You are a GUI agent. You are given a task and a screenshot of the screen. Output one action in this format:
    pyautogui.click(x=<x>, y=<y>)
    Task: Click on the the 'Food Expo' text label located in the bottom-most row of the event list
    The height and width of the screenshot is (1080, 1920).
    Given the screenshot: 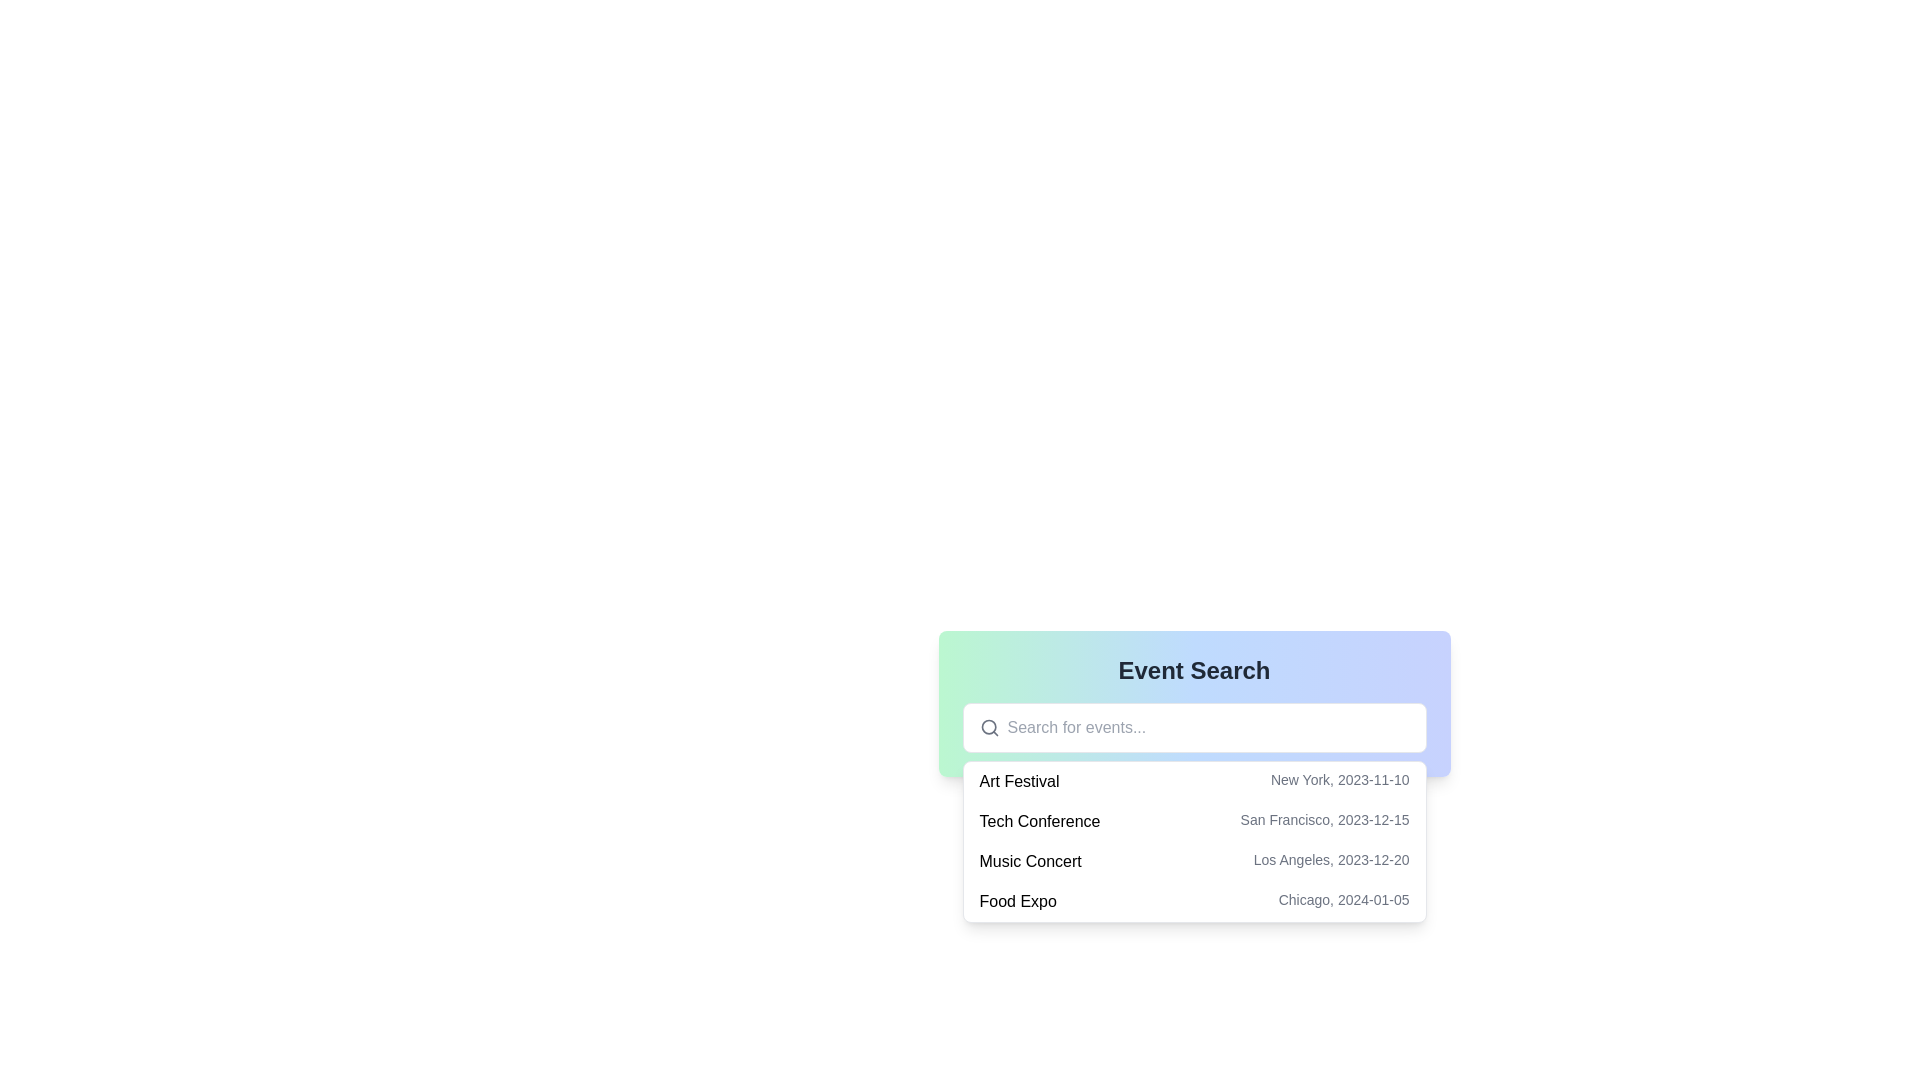 What is the action you would take?
    pyautogui.click(x=1018, y=902)
    